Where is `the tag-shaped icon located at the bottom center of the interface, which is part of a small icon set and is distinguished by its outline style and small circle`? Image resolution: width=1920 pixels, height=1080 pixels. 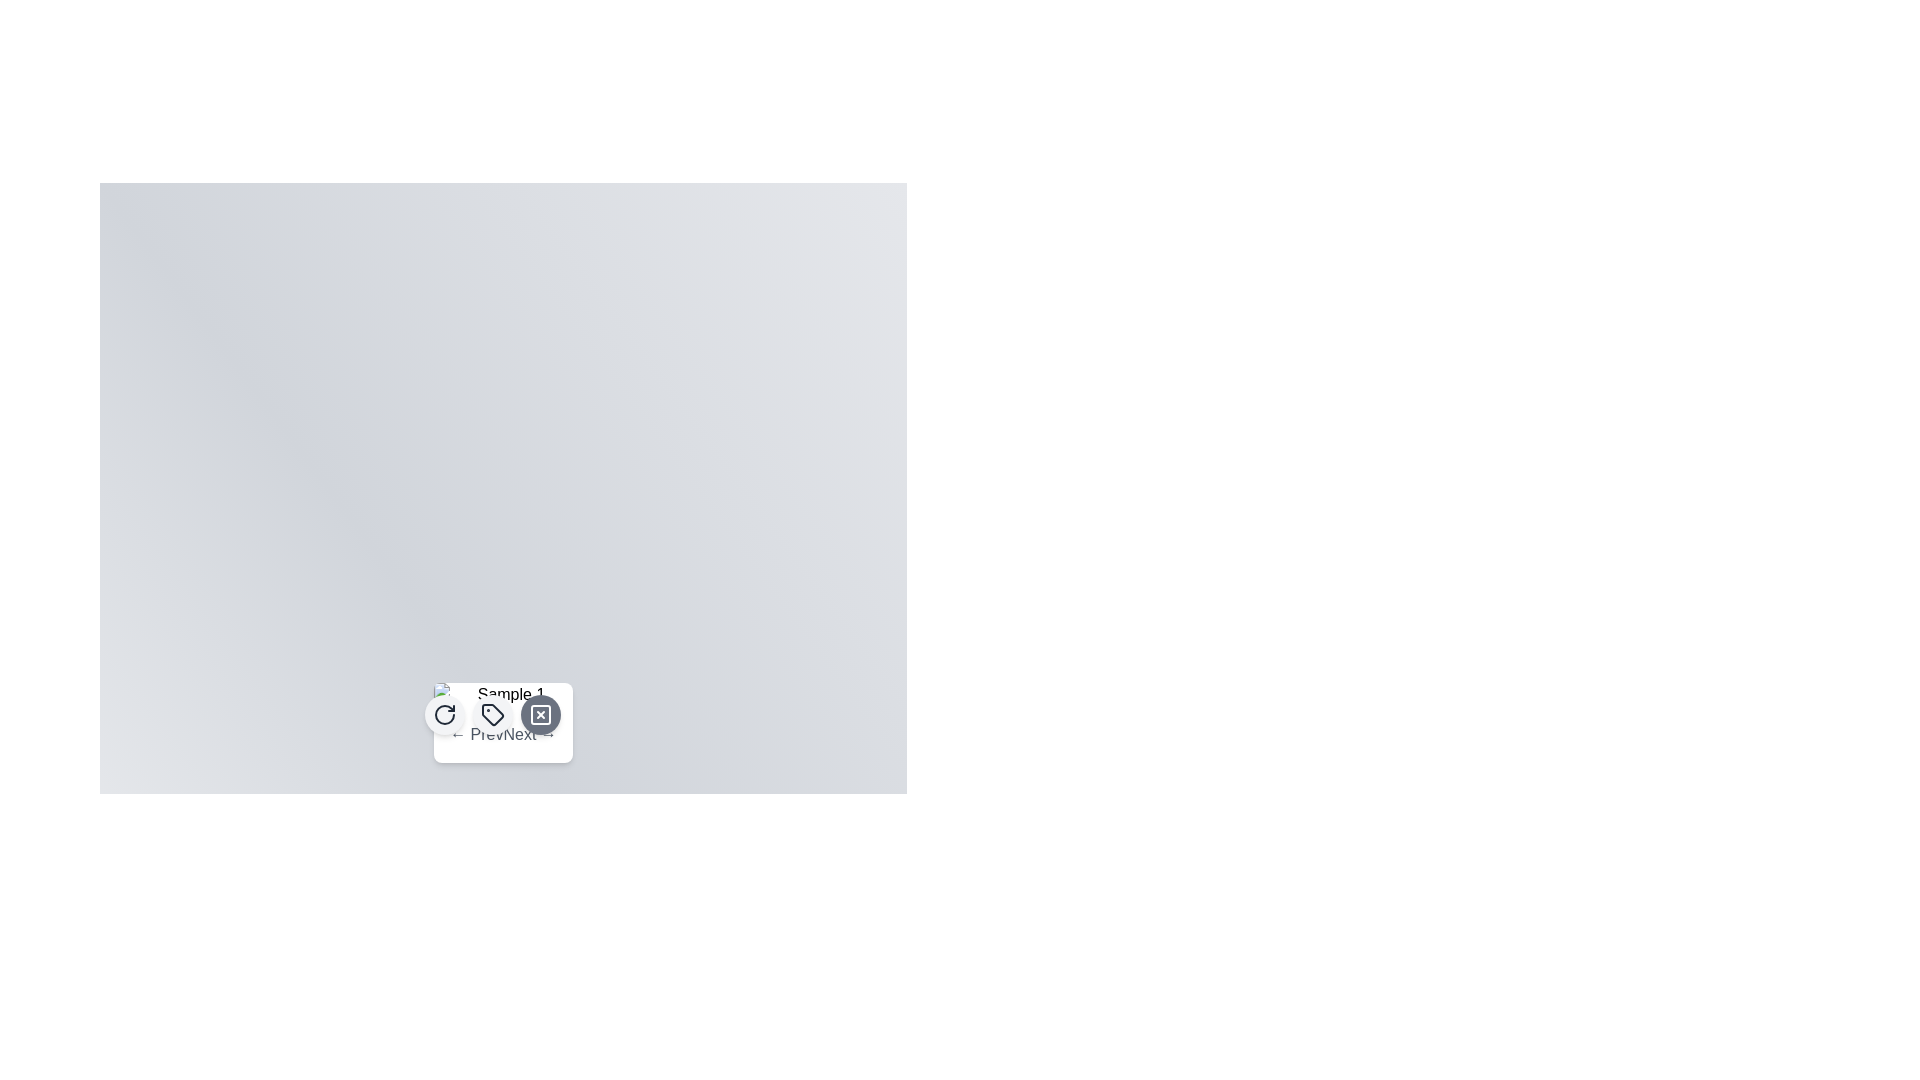 the tag-shaped icon located at the bottom center of the interface, which is part of a small icon set and is distinguished by its outline style and small circle is located at coordinates (492, 713).